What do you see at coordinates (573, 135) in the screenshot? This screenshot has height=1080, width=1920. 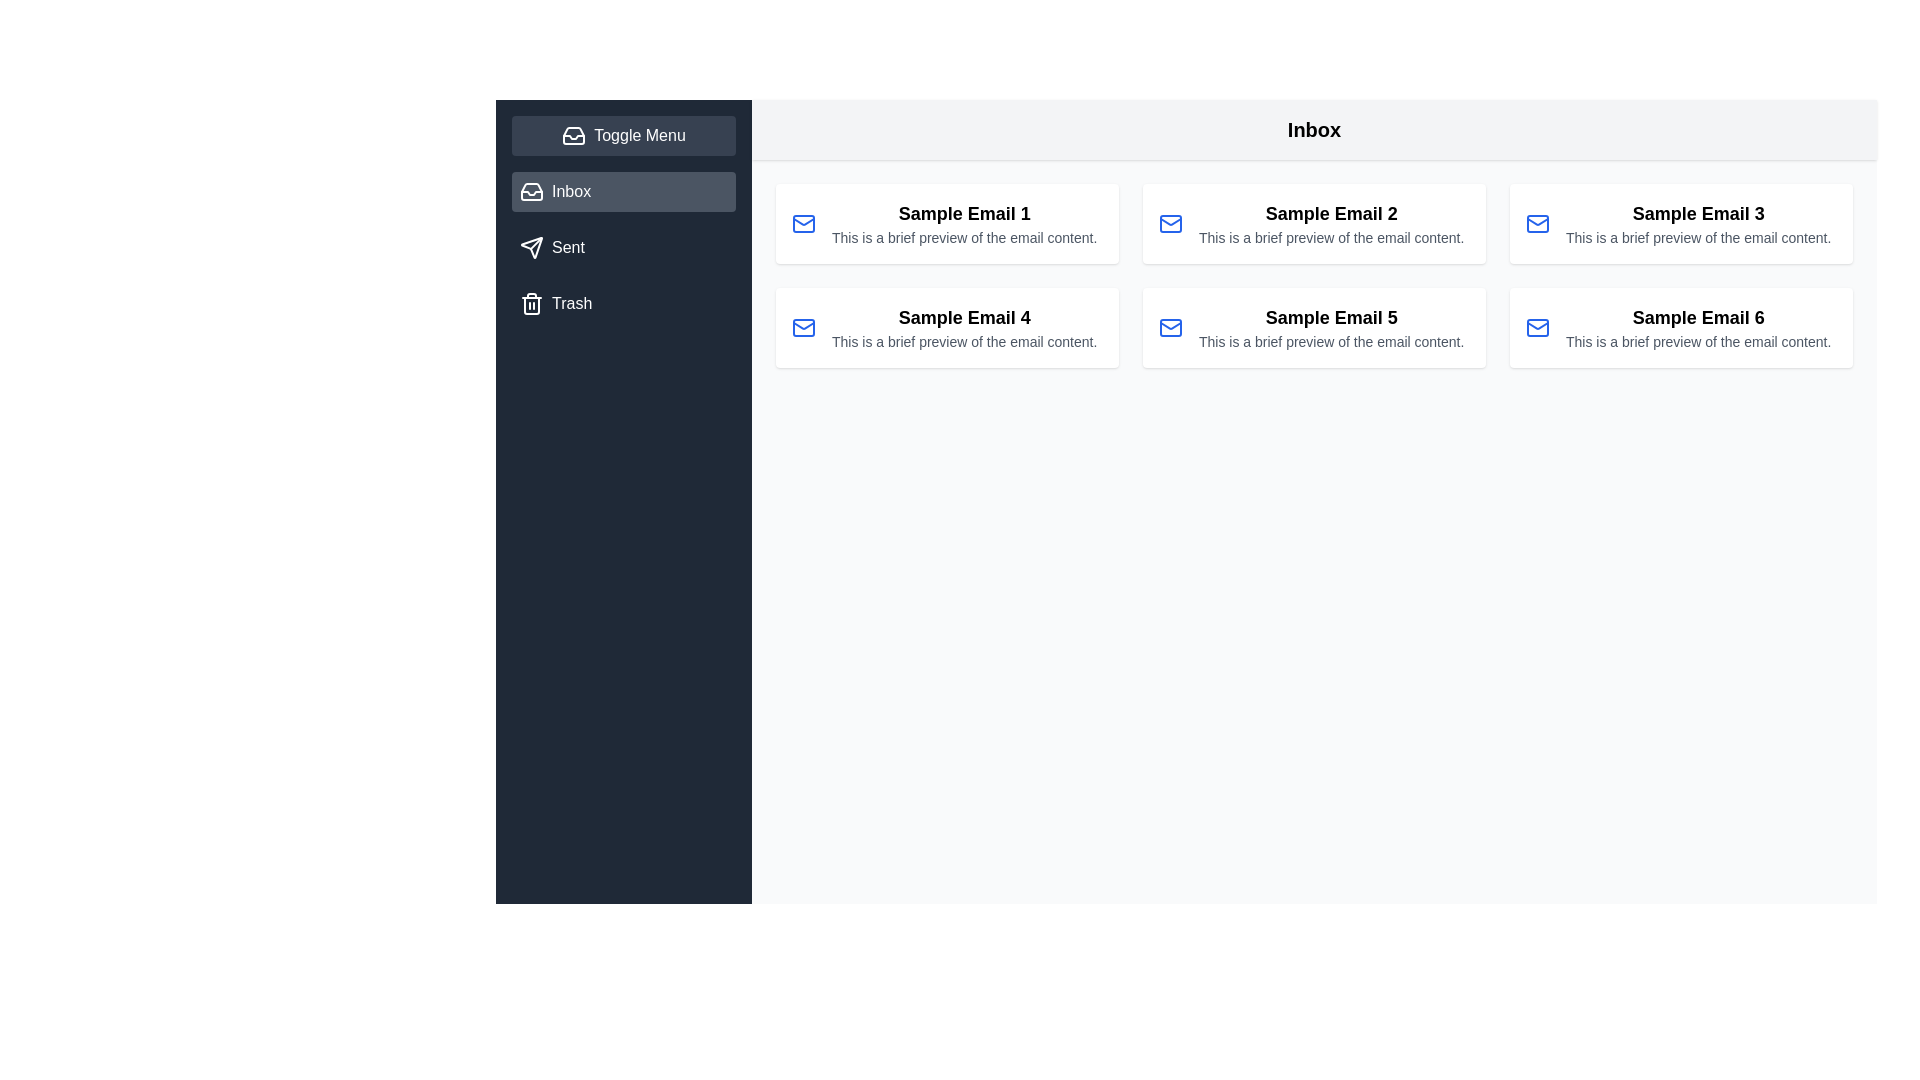 I see `the icon located to the left of the 'Toggle Menu' text label in the upper section of the left-side navigation panel` at bounding box center [573, 135].